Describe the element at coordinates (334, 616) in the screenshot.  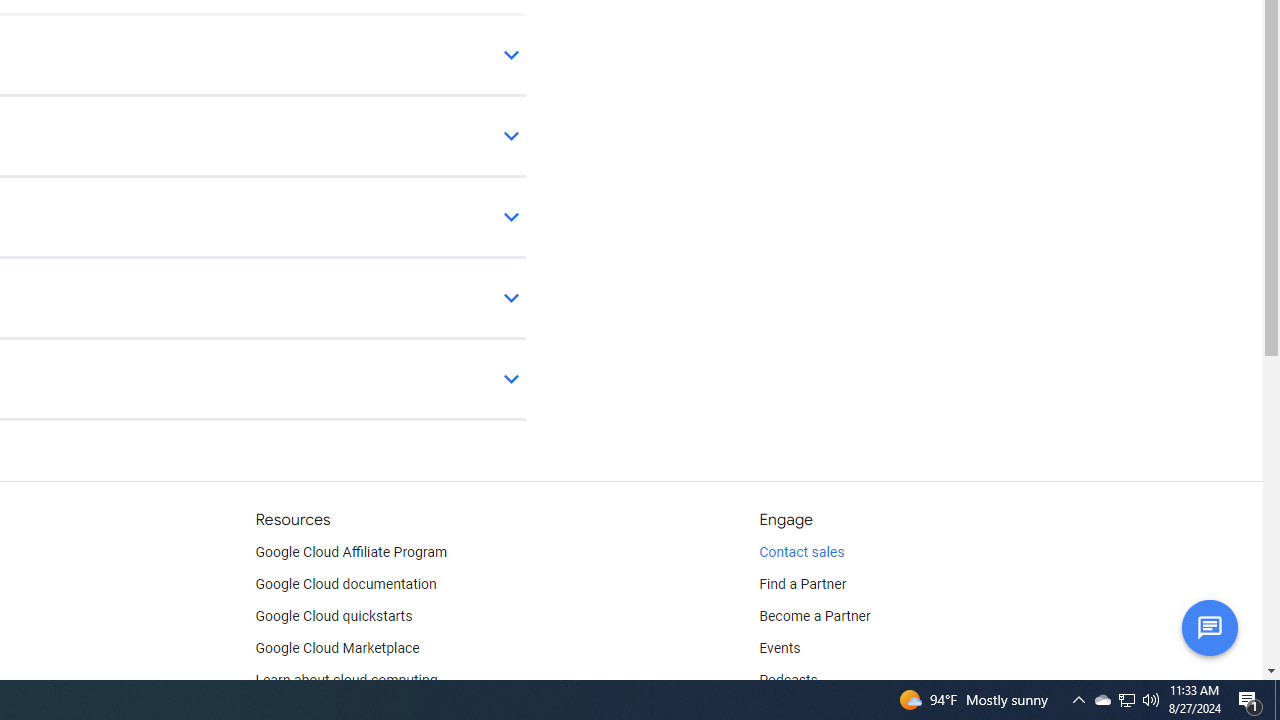
I see `'Google Cloud quickstarts'` at that location.